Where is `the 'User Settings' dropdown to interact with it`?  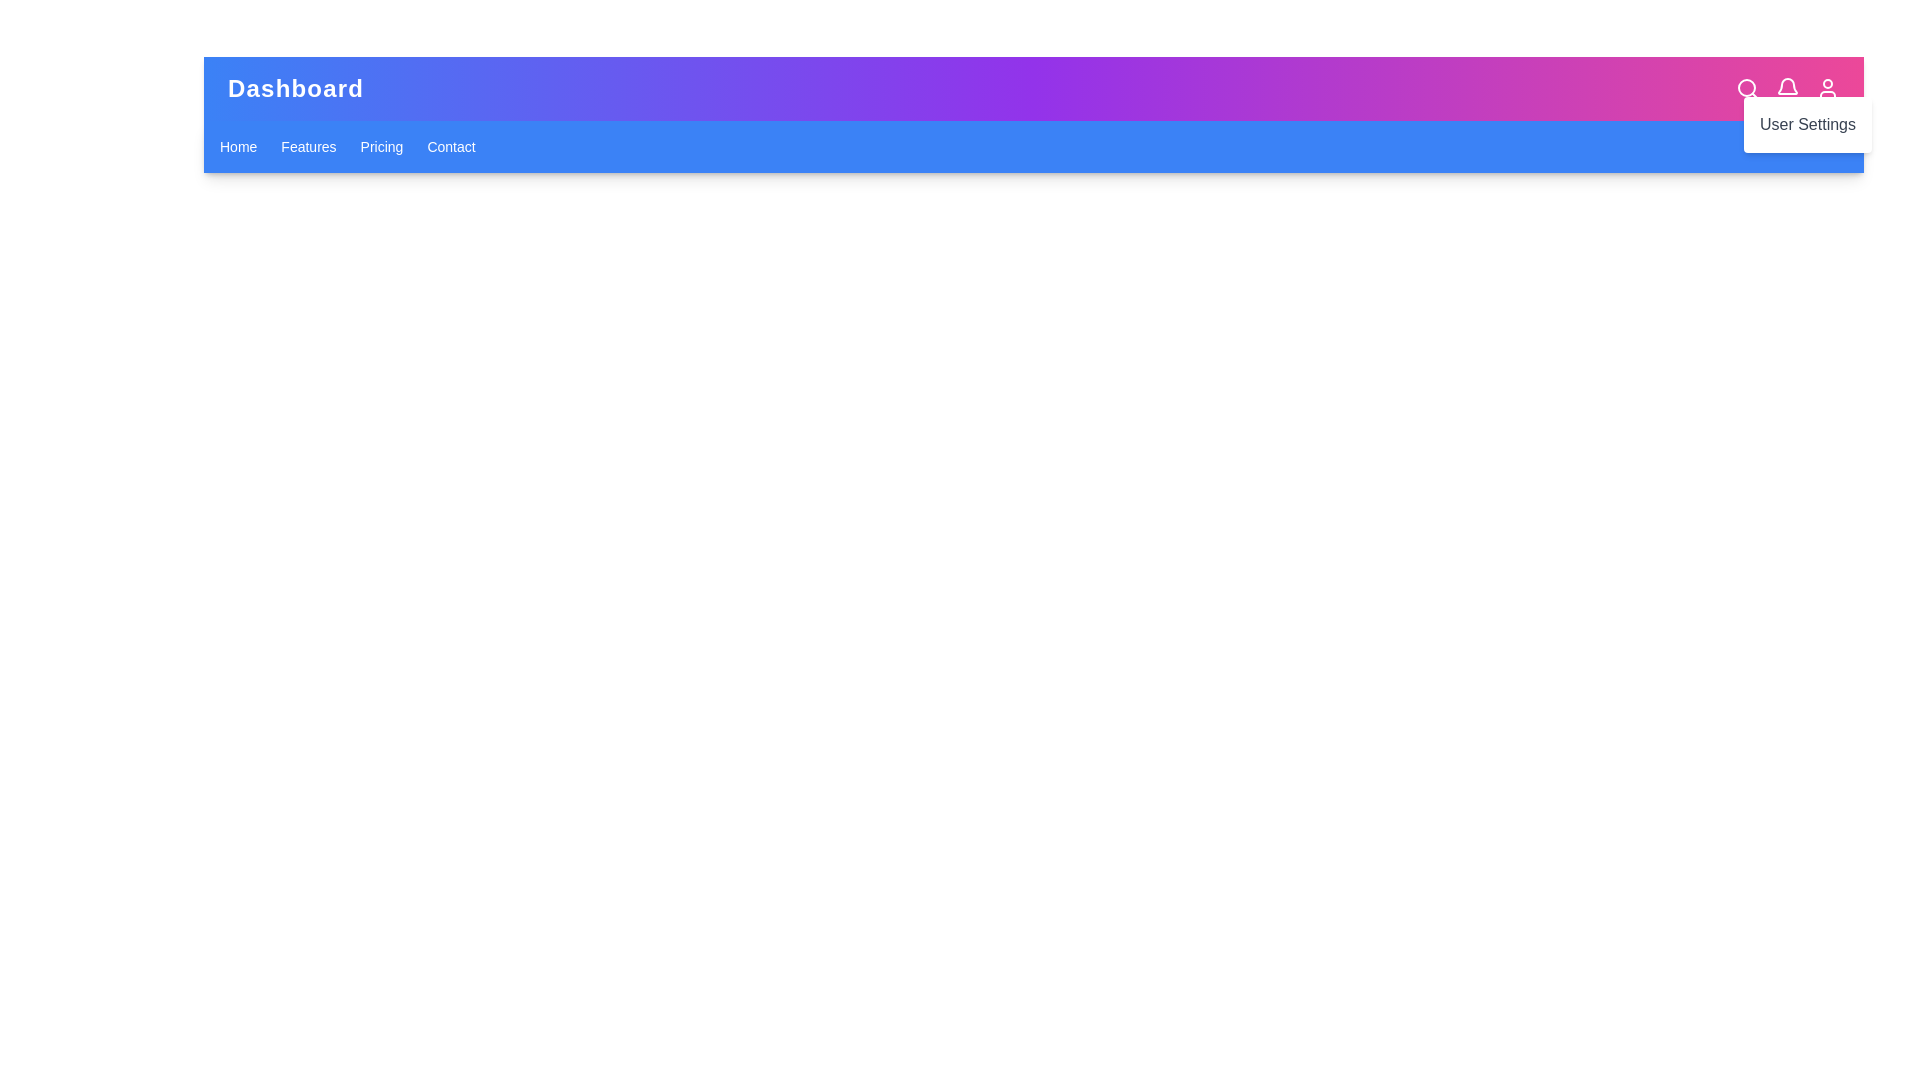 the 'User Settings' dropdown to interact with it is located at coordinates (1828, 87).